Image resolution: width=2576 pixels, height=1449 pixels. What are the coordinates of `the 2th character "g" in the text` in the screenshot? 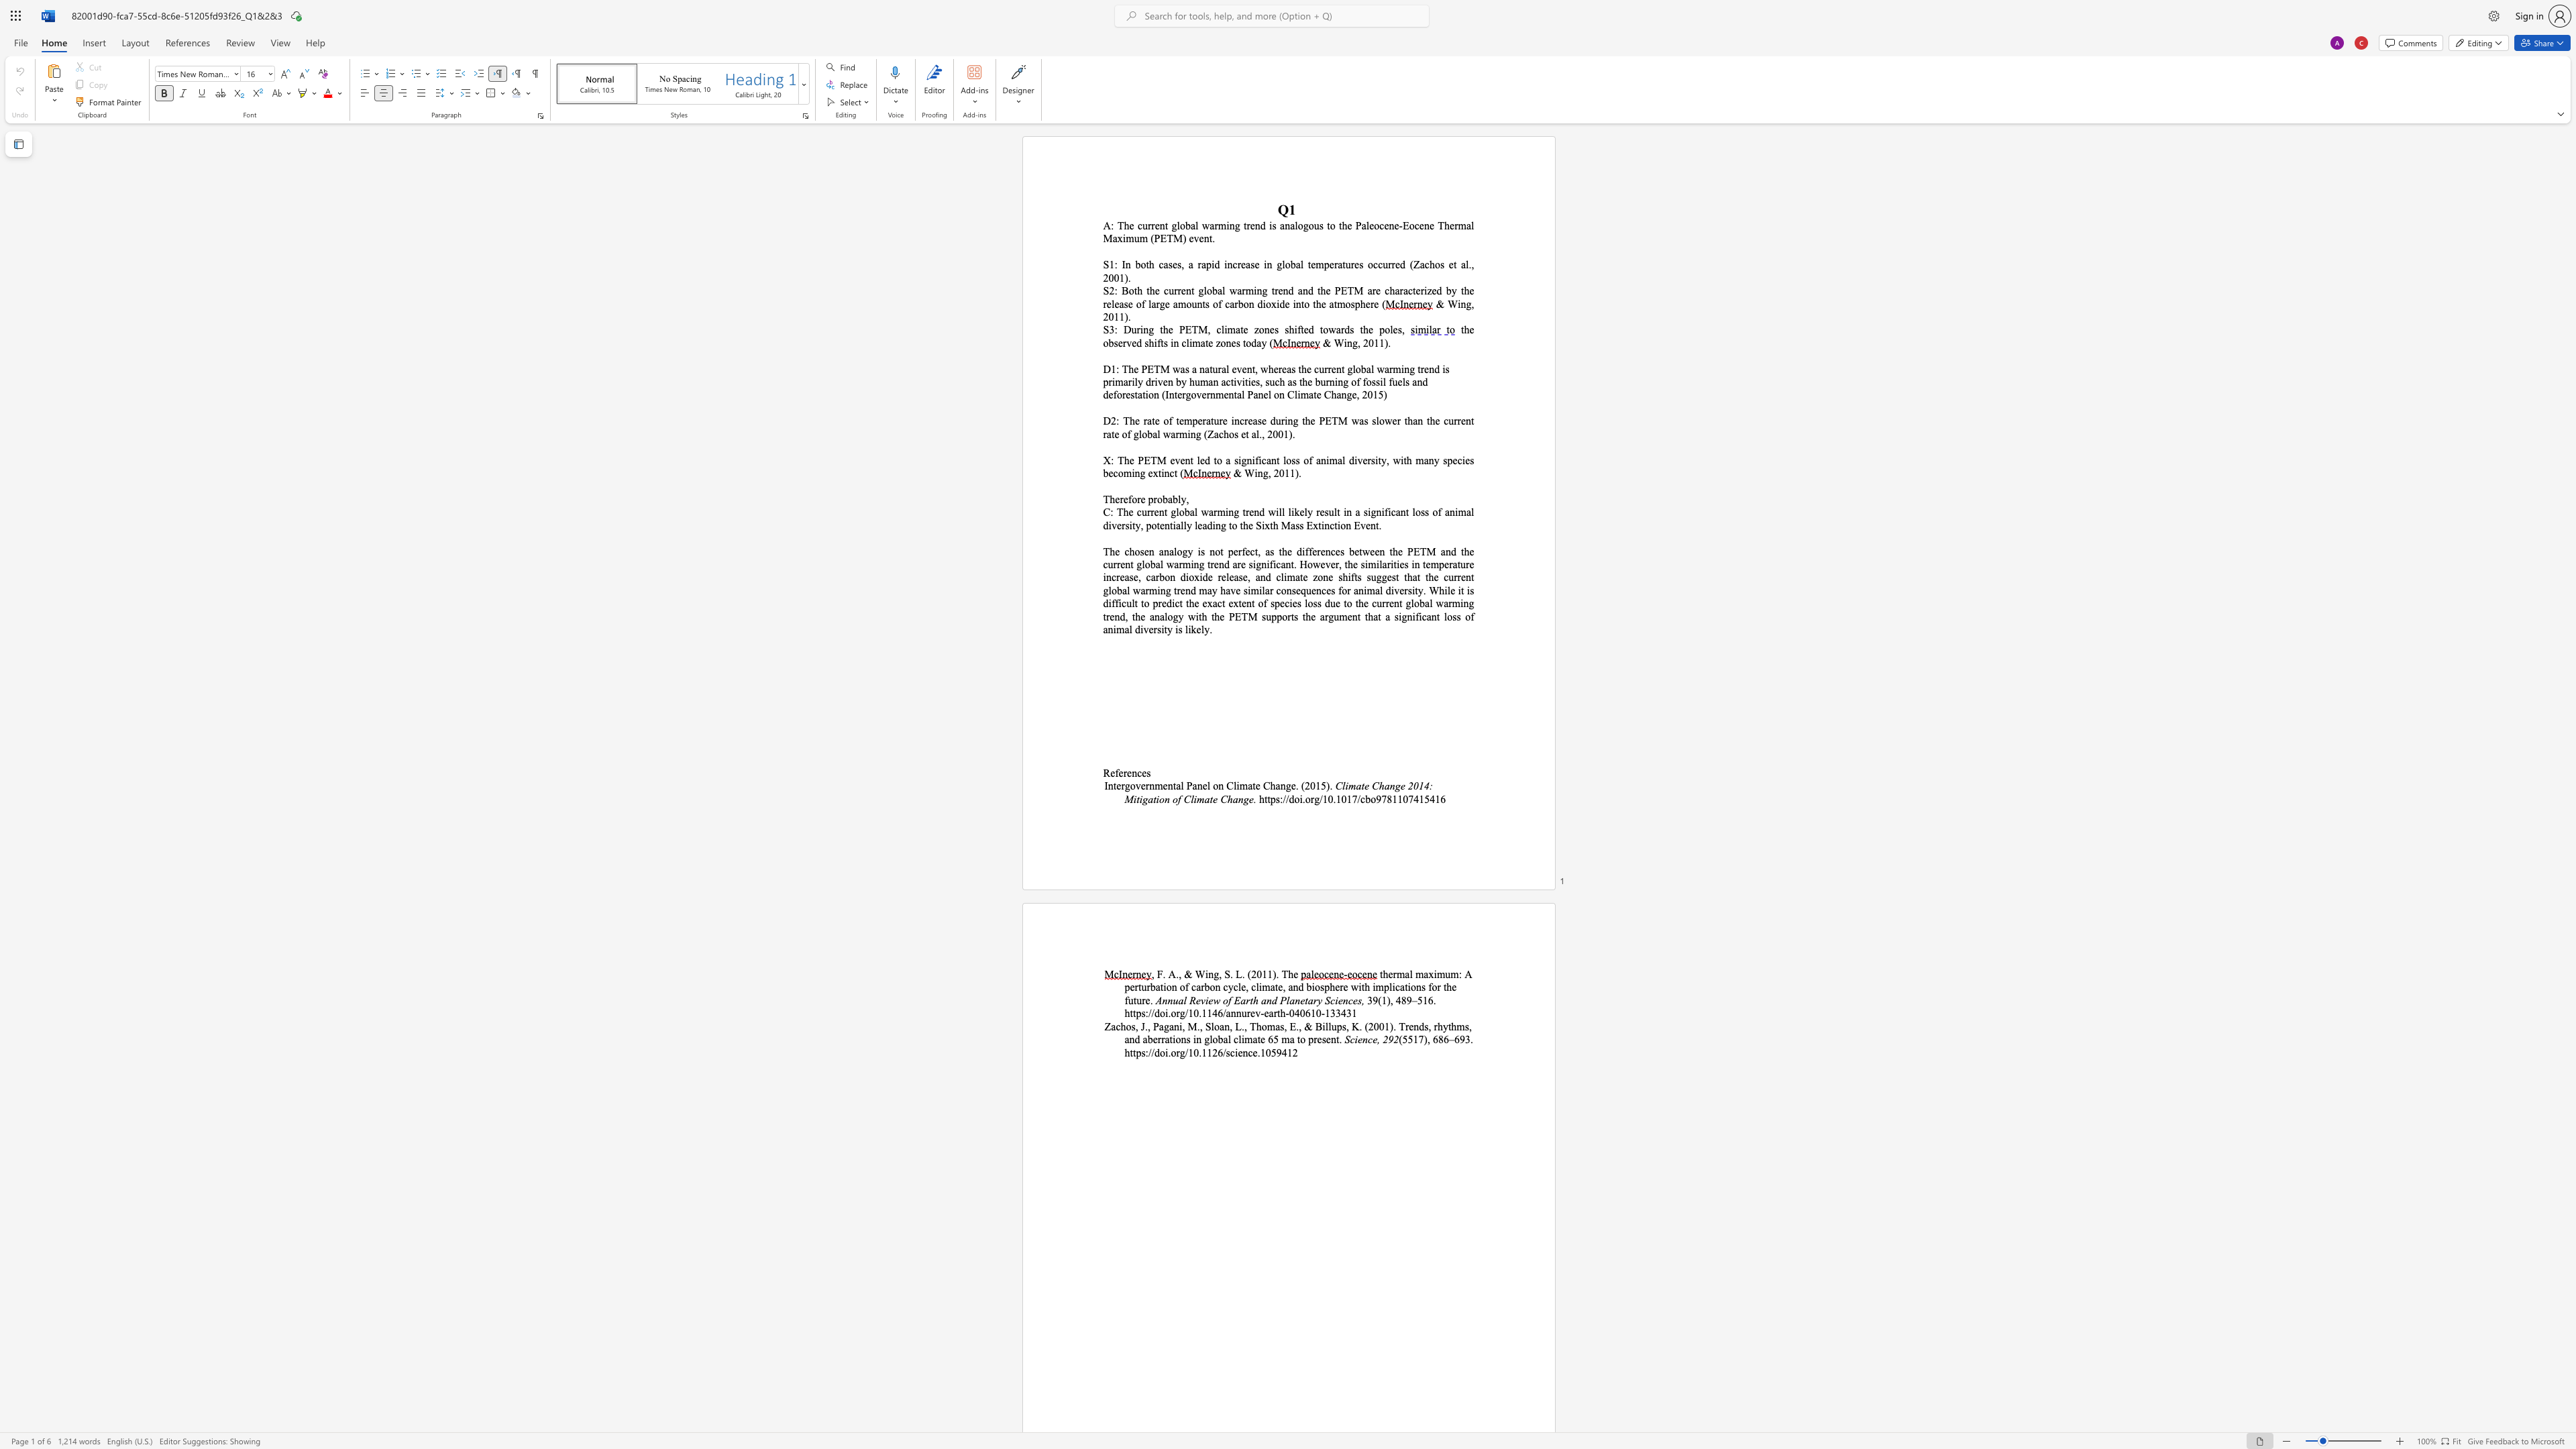 It's located at (1236, 225).